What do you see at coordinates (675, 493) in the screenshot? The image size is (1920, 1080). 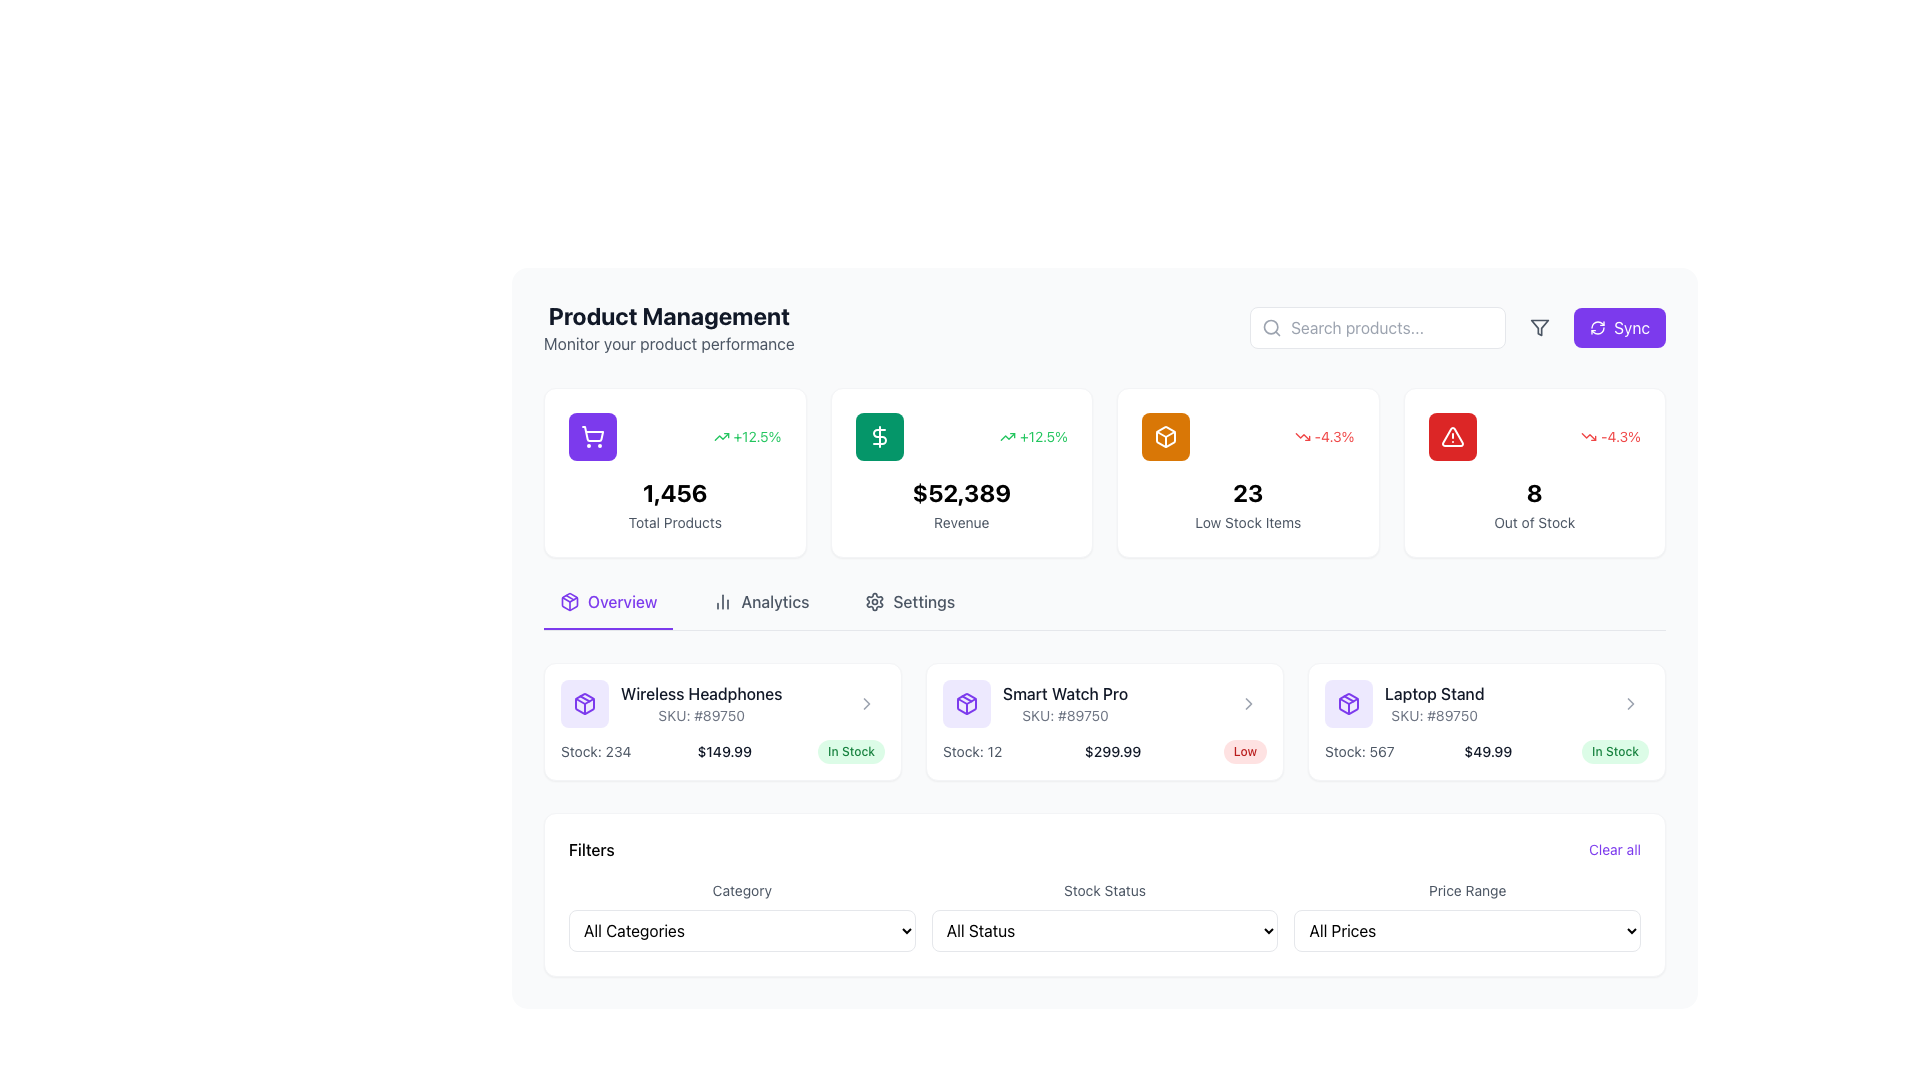 I see `the Text label displaying the total count of products, which is centrally located above the 'Total Products' label and below the plus percentage indicator` at bounding box center [675, 493].